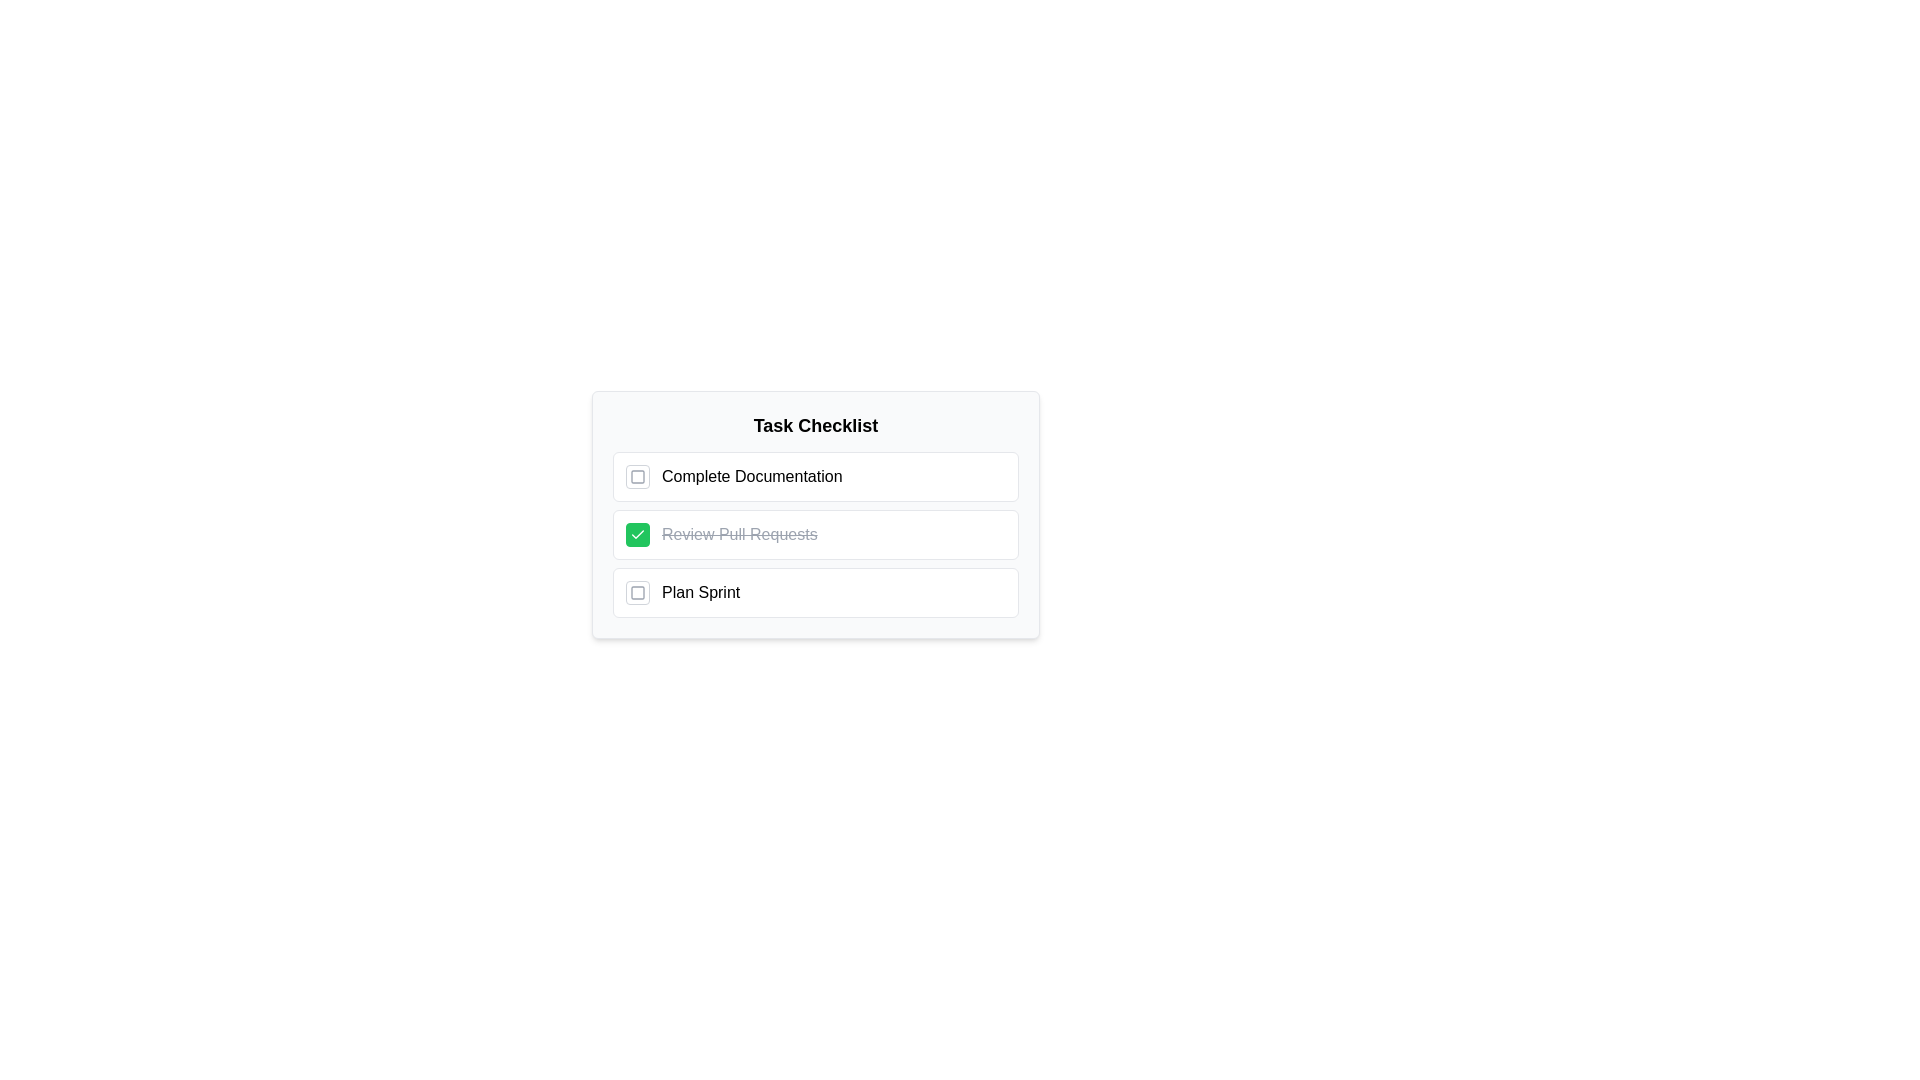  I want to click on the 'completed' status button for the 'Review Pull Requests' task to trigger hints or animations, so click(637, 534).